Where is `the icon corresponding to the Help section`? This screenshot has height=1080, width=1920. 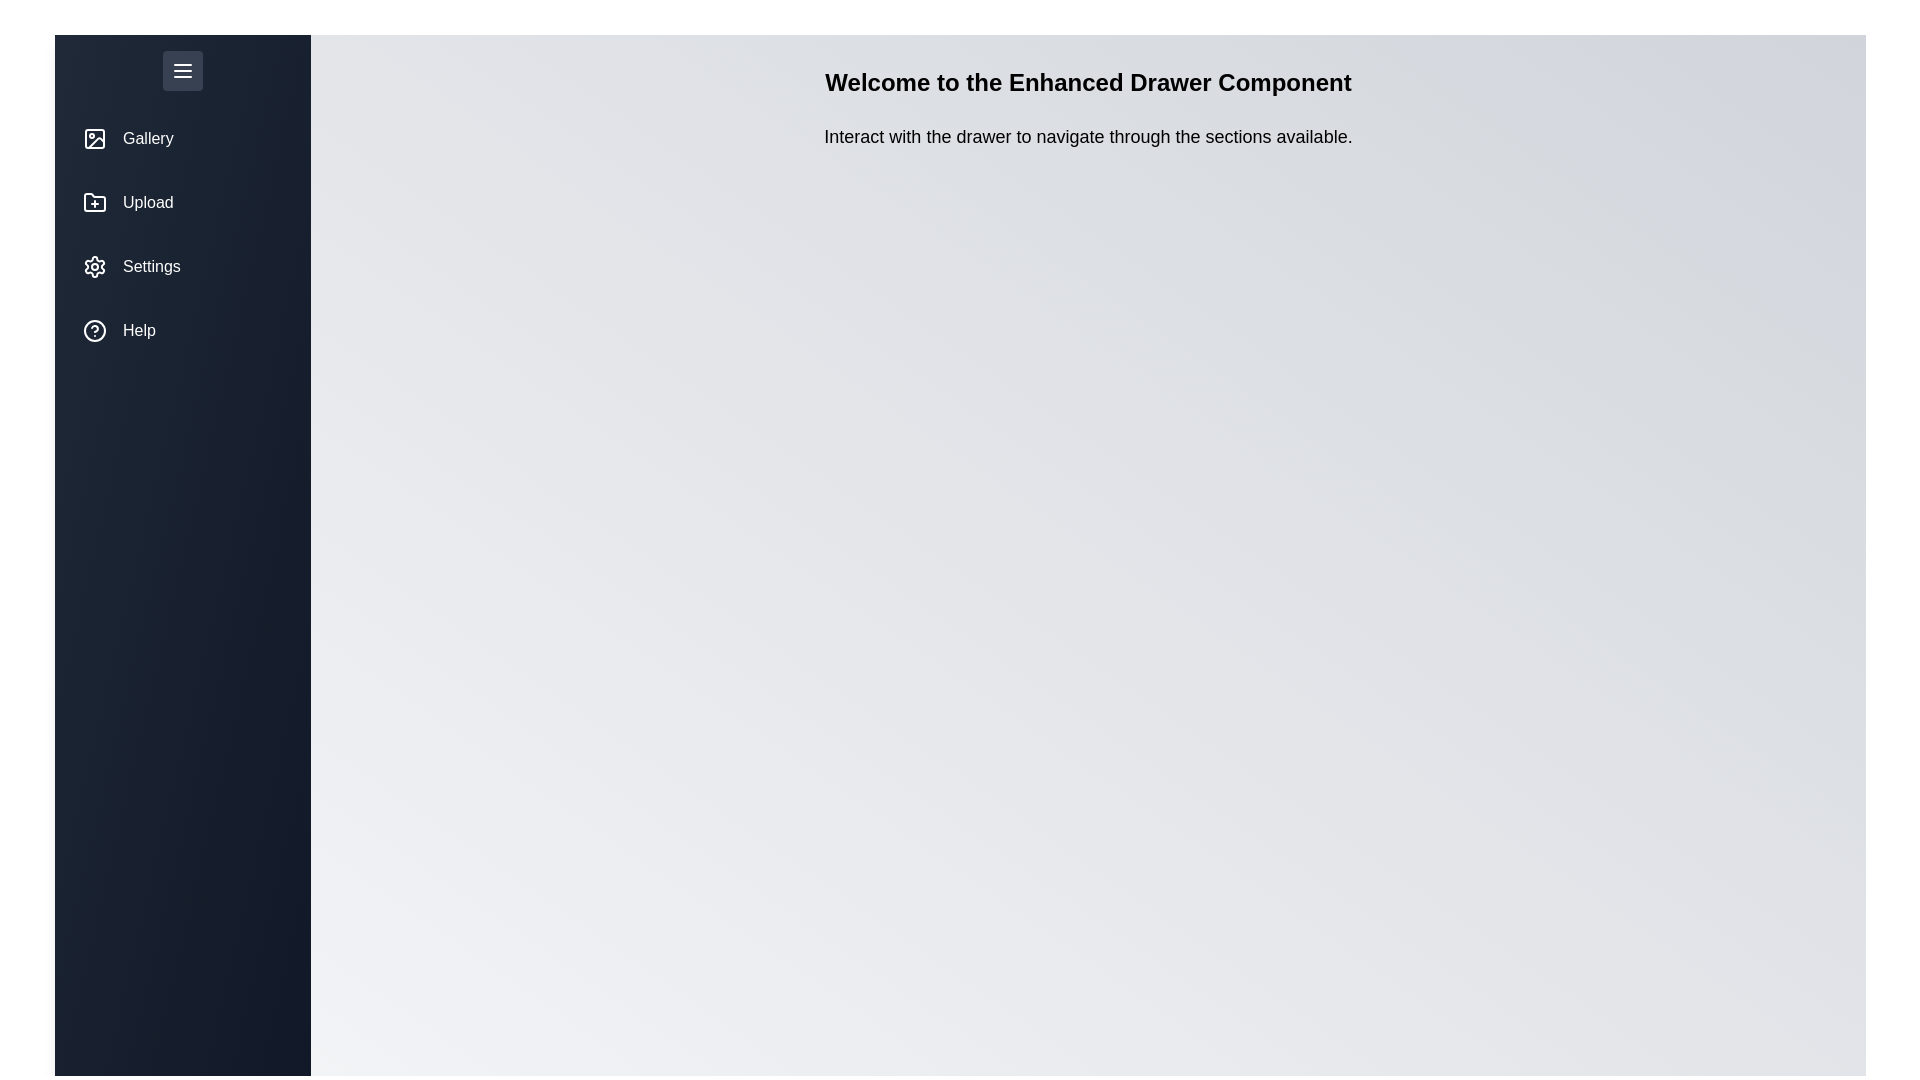
the icon corresponding to the Help section is located at coordinates (94, 330).